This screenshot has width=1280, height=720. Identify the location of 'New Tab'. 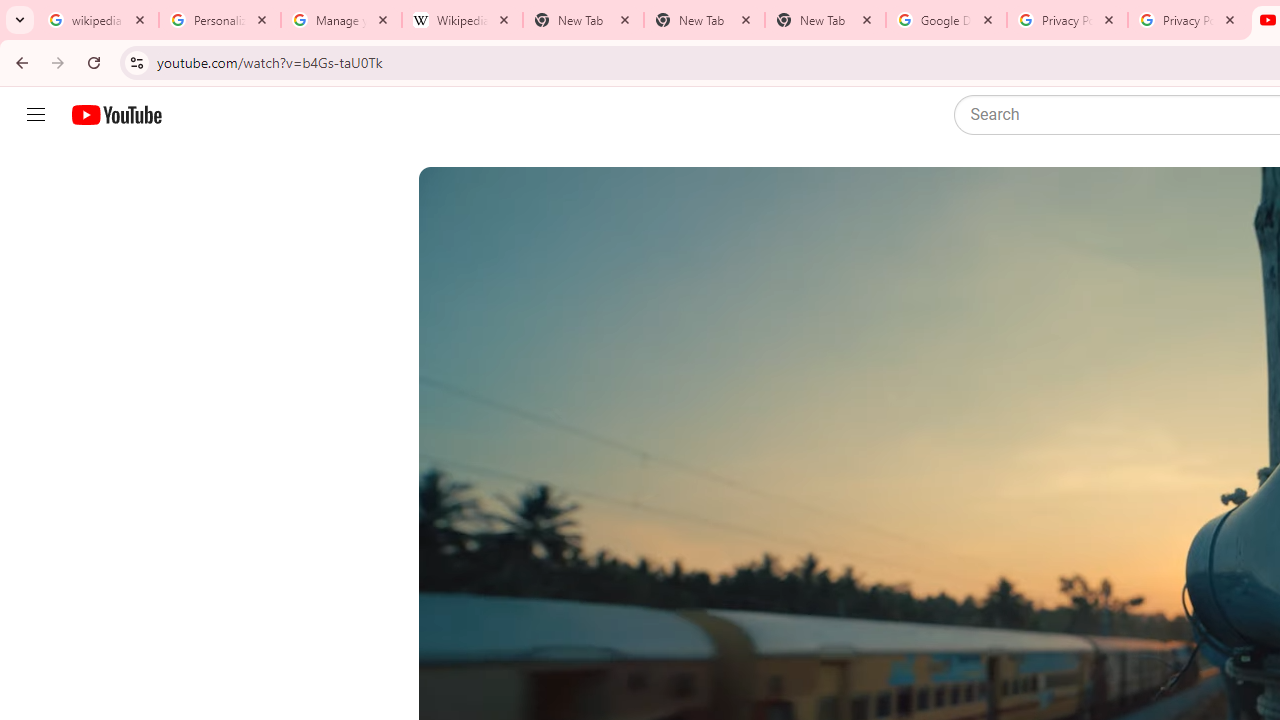
(825, 20).